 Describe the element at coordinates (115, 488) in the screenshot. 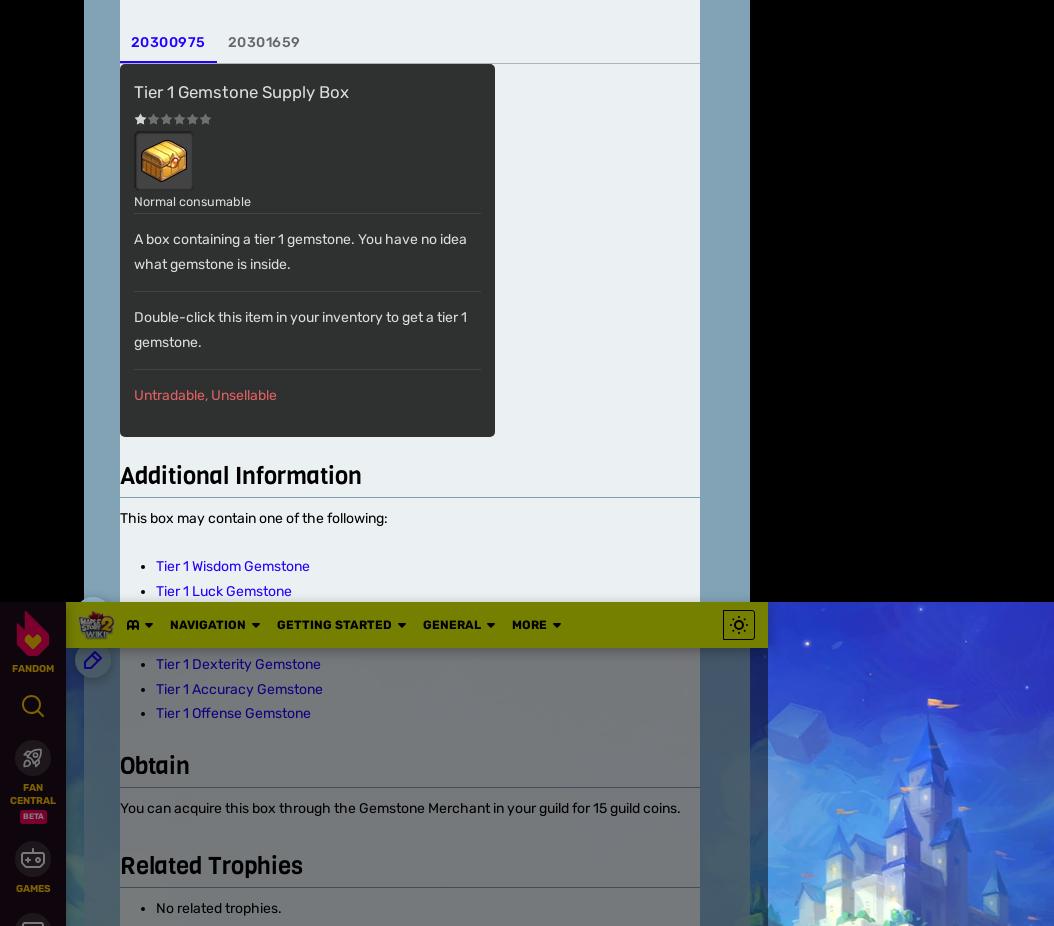

I see `'Overview'` at that location.